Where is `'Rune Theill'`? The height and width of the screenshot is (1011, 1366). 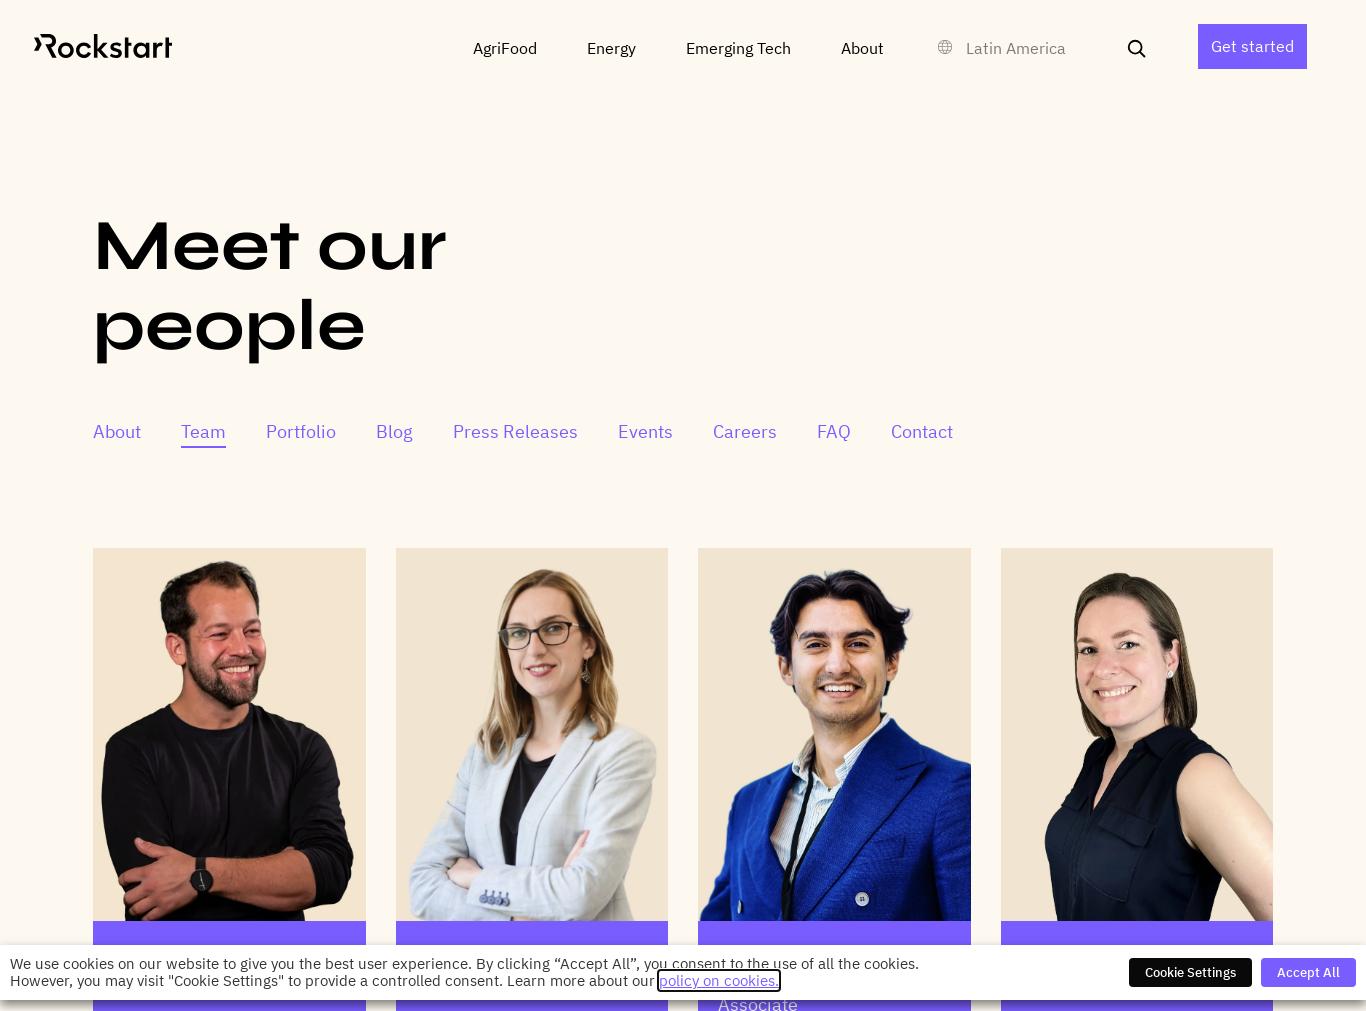
'Rune Theill' is located at coordinates (112, 951).